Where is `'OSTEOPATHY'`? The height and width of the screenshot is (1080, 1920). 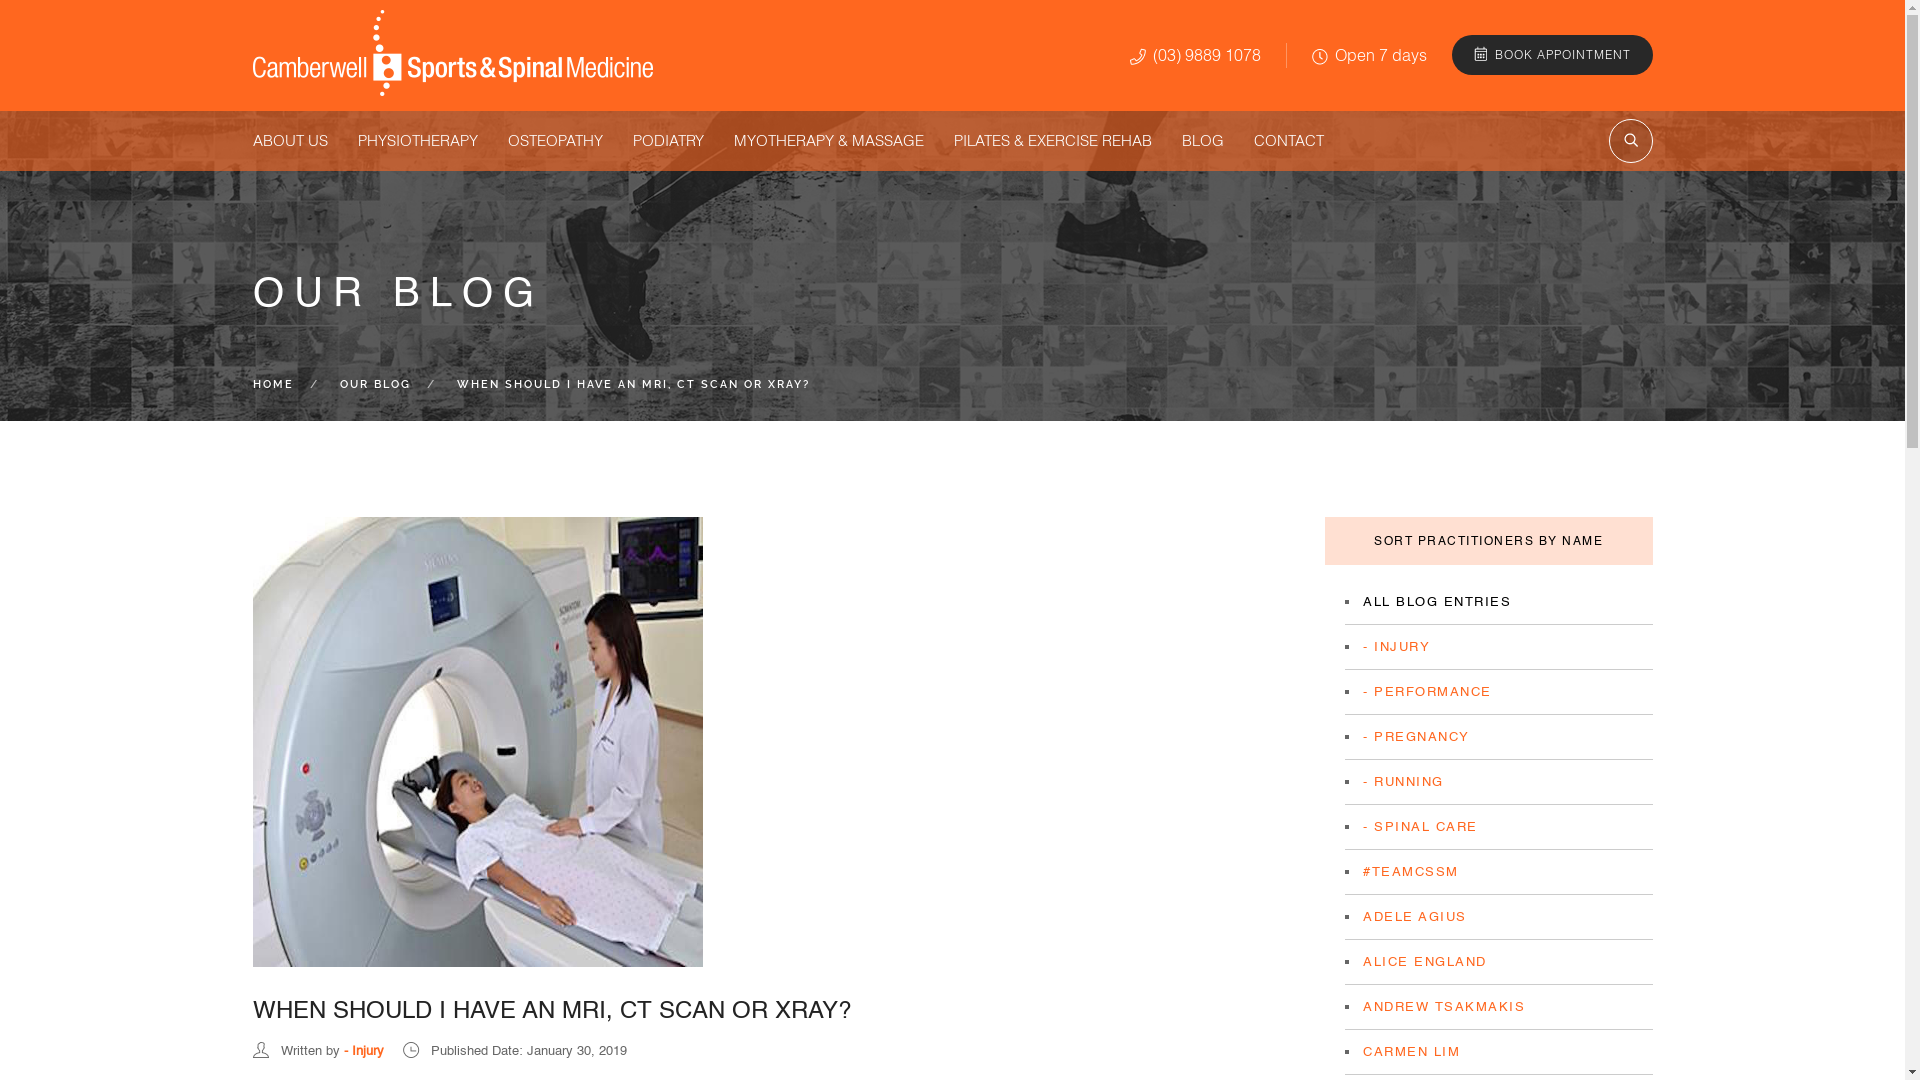
'OSTEOPATHY' is located at coordinates (555, 140).